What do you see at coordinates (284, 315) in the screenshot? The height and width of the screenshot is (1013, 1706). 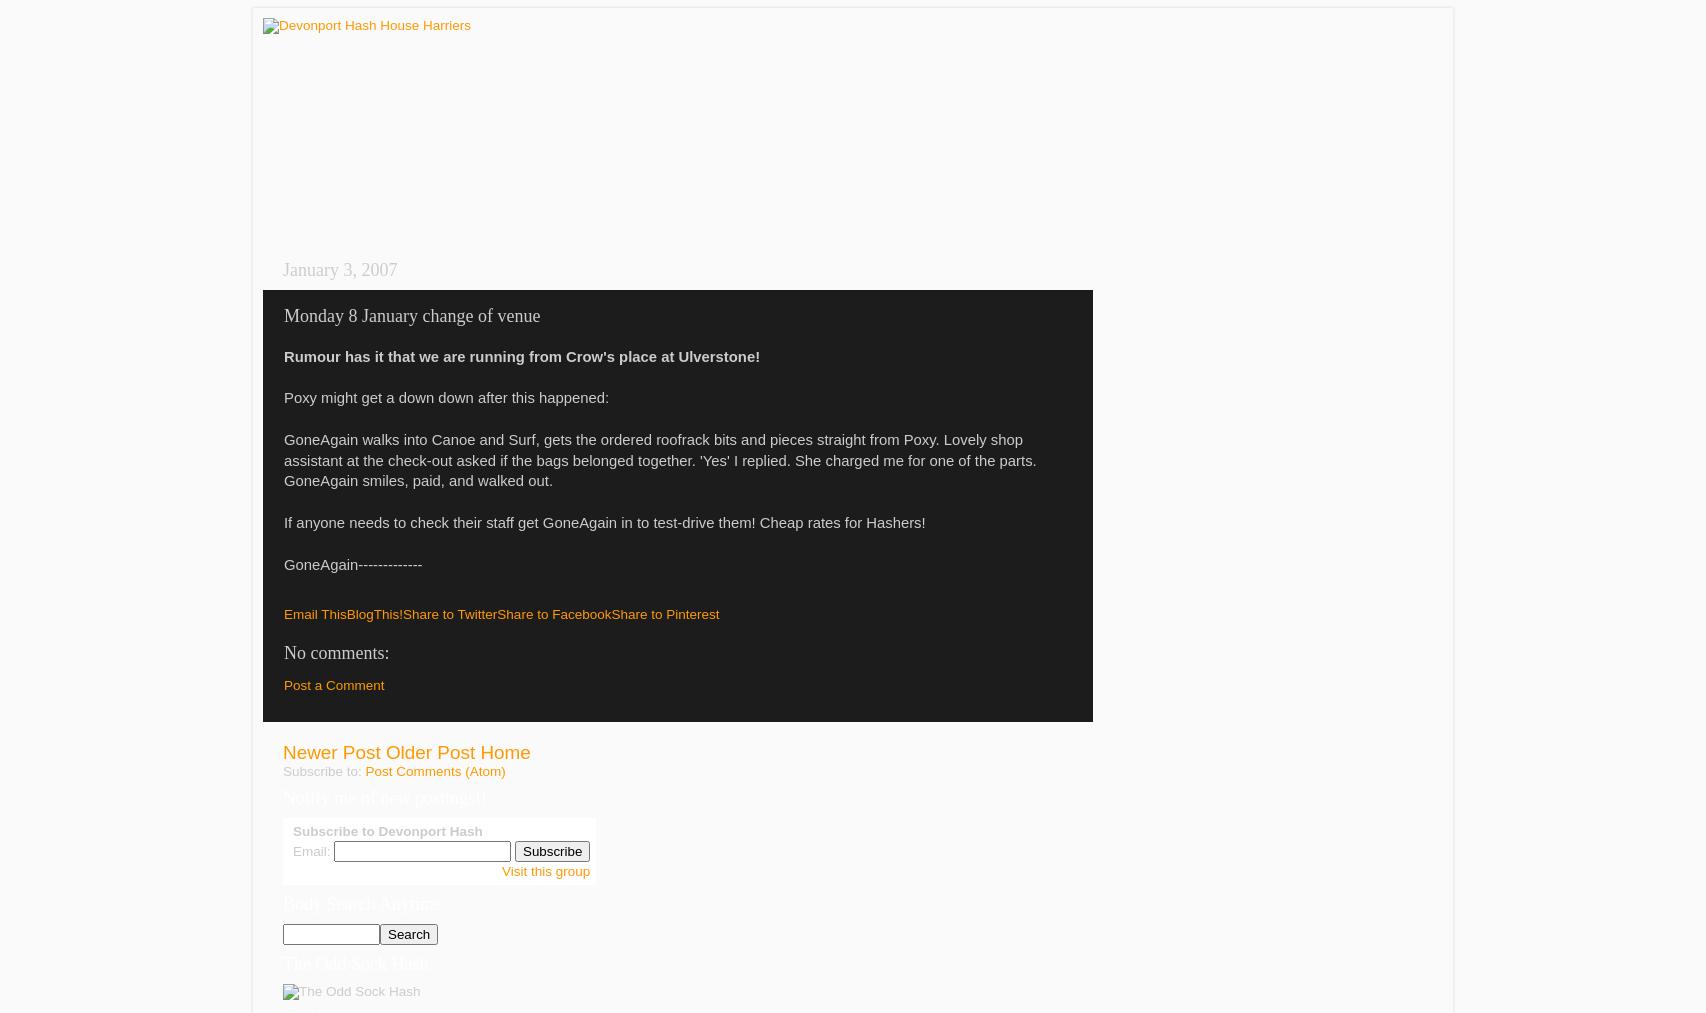 I see `'Monday 8 January change of venue'` at bounding box center [284, 315].